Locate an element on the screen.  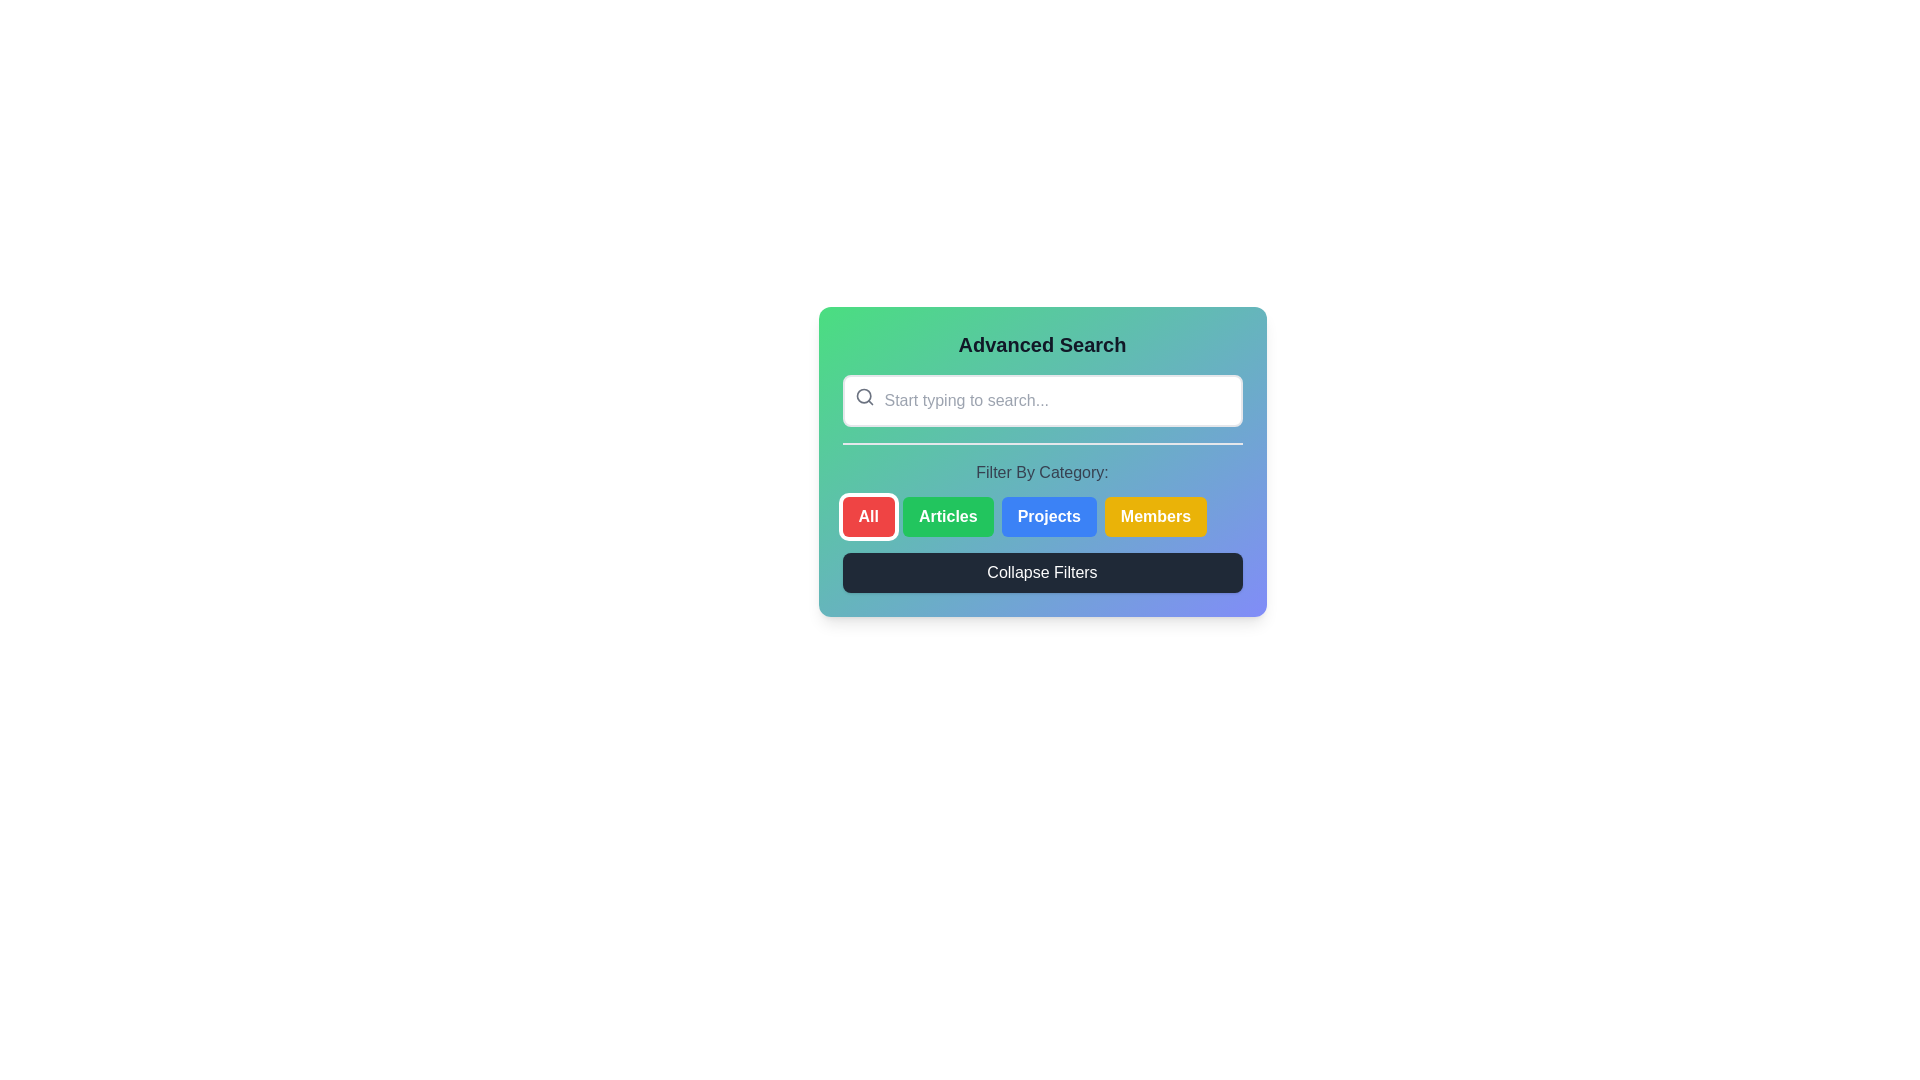
the 'Projects' filter button located is located at coordinates (1041, 515).